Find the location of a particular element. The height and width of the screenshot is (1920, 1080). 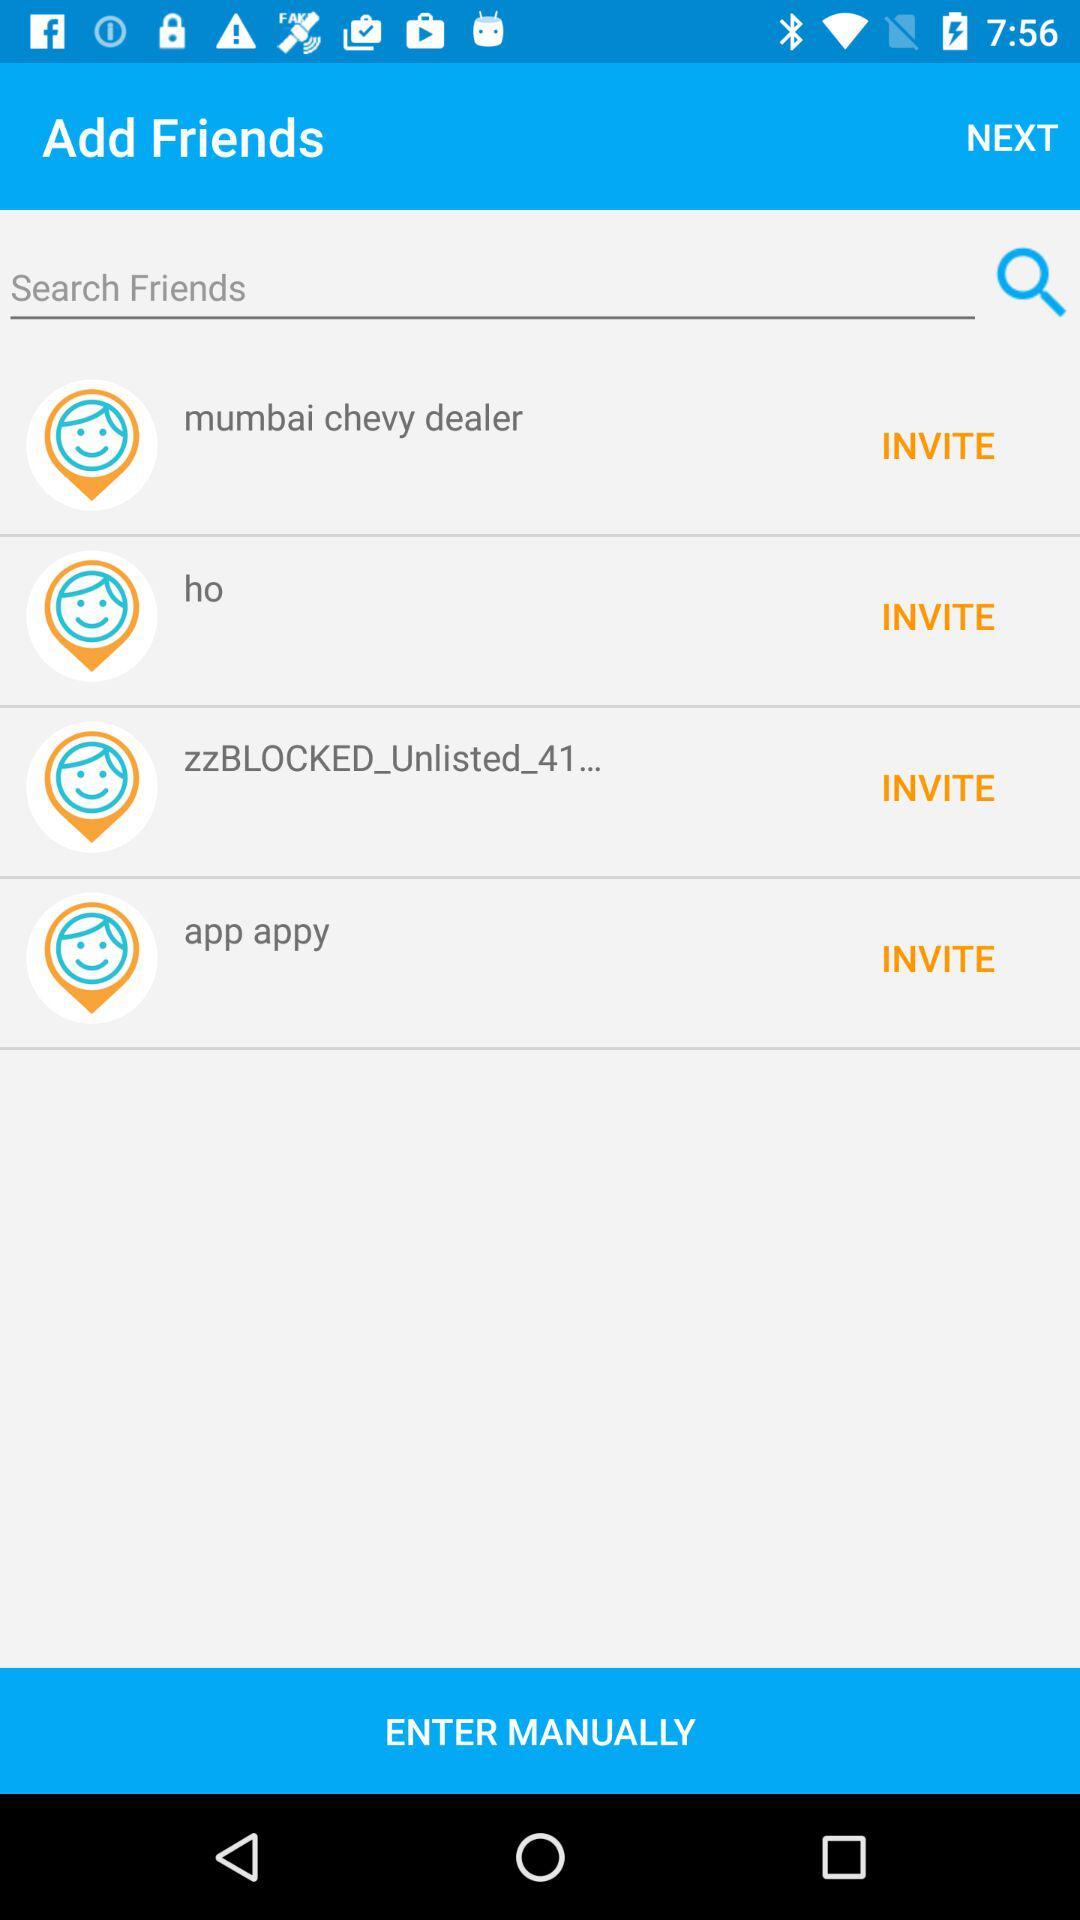

the search icon is located at coordinates (1032, 282).